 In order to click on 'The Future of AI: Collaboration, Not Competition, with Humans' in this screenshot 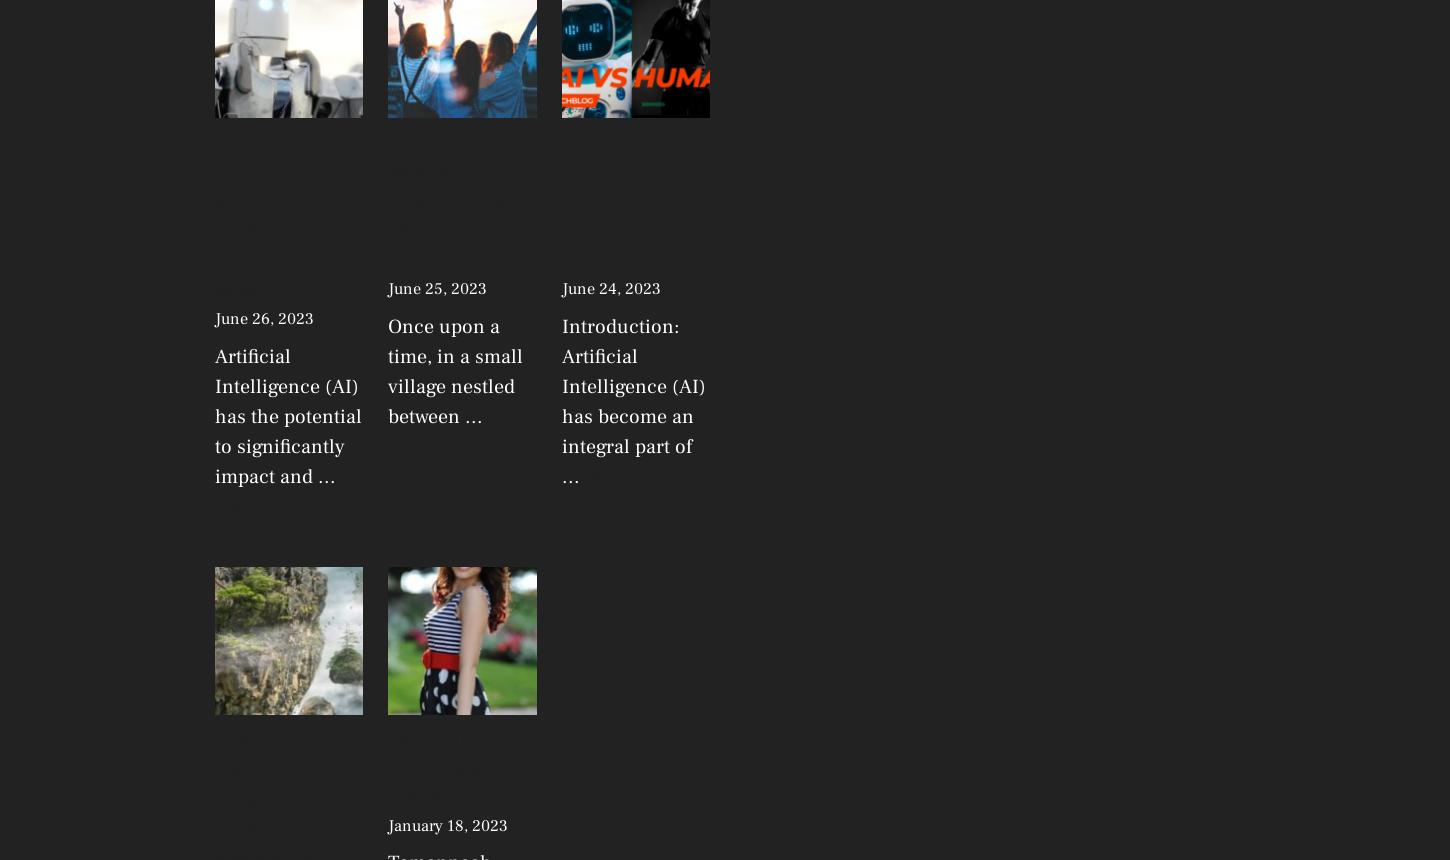, I will do `click(633, 201)`.